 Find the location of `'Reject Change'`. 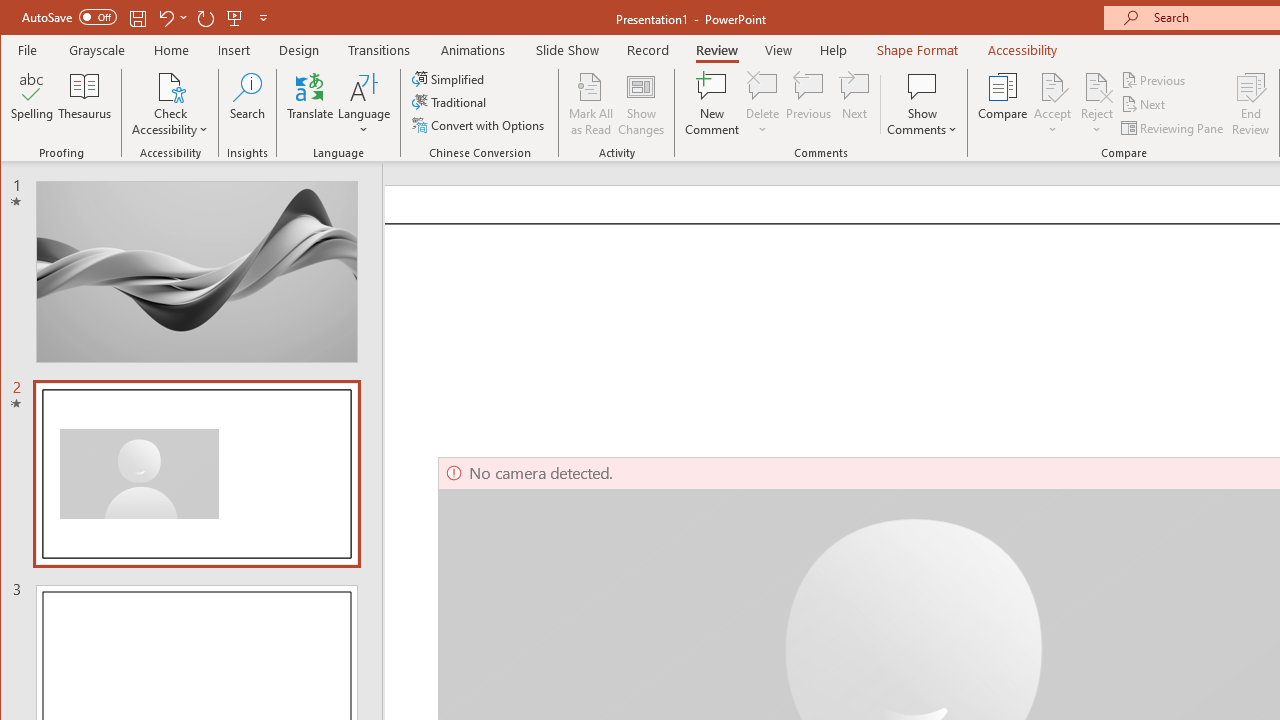

'Reject Change' is located at coordinates (1095, 85).